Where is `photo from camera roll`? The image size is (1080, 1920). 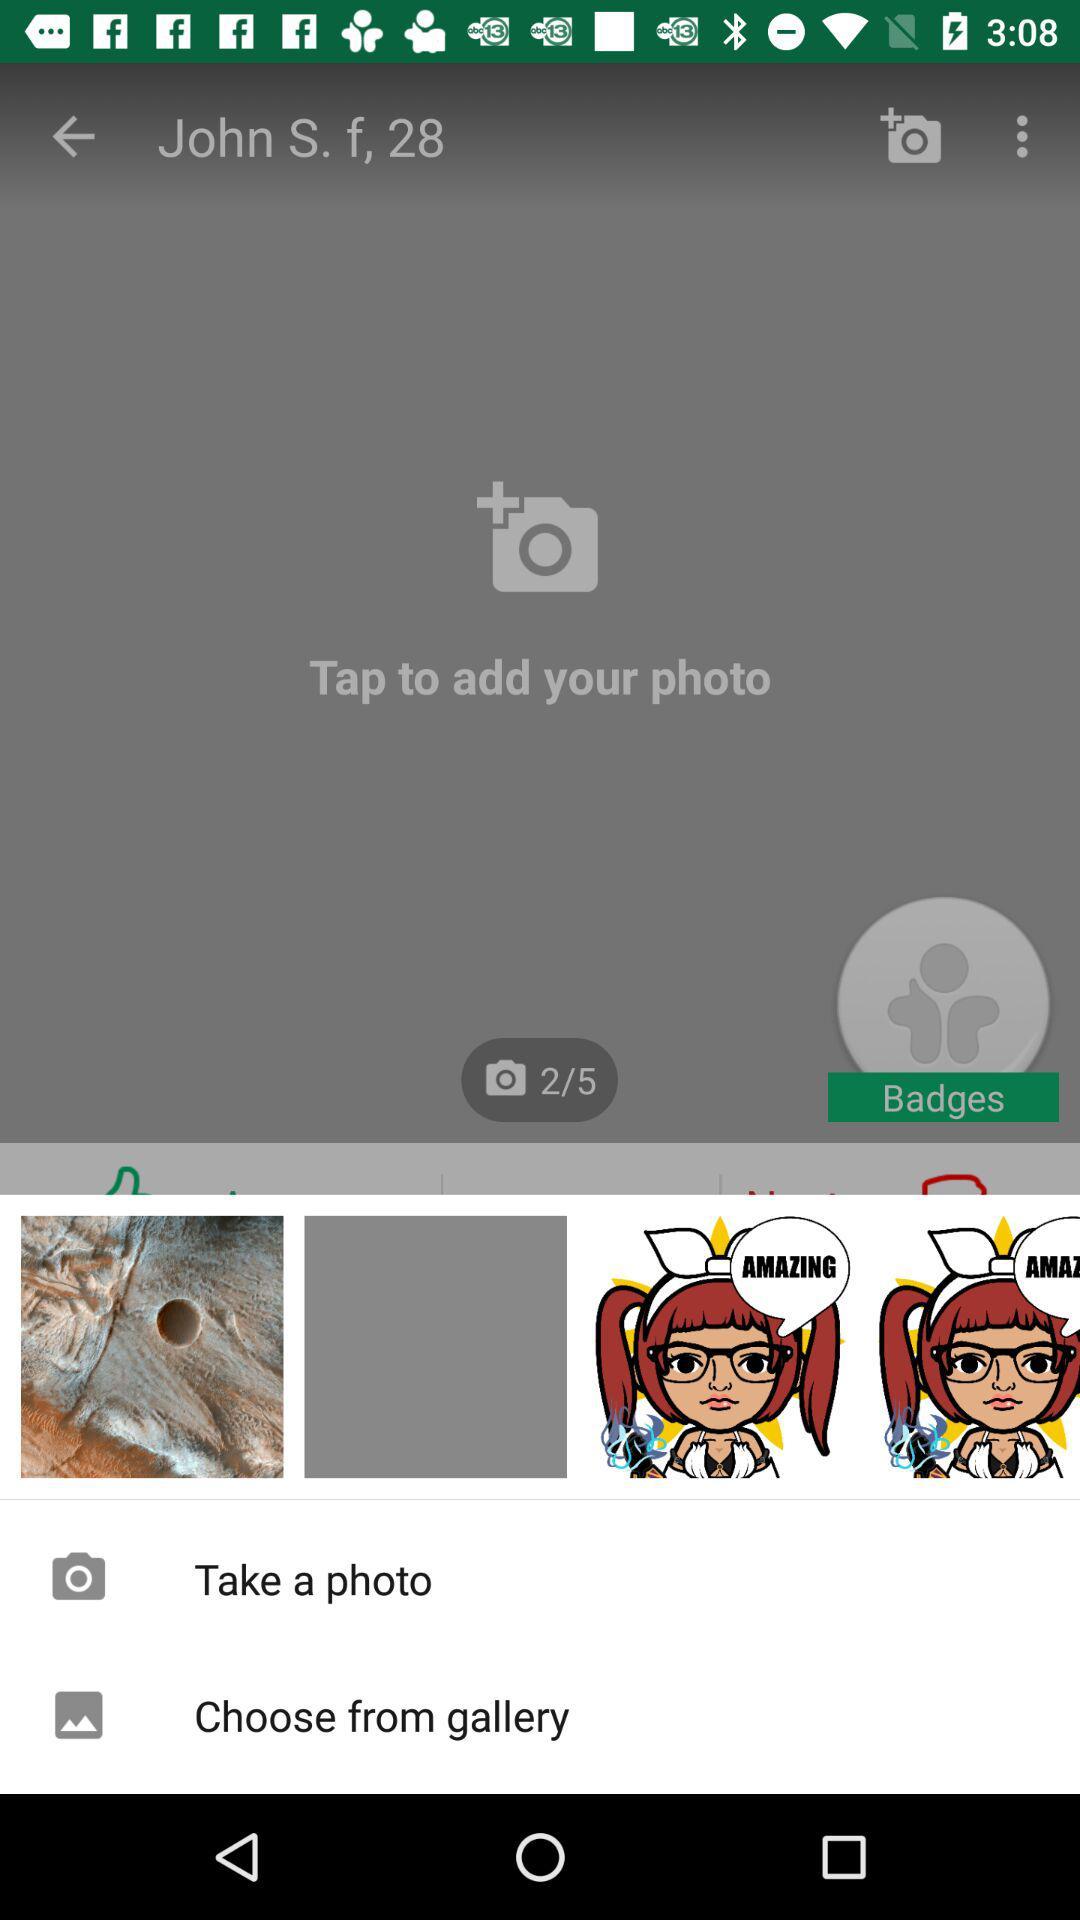 photo from camera roll is located at coordinates (974, 1347).